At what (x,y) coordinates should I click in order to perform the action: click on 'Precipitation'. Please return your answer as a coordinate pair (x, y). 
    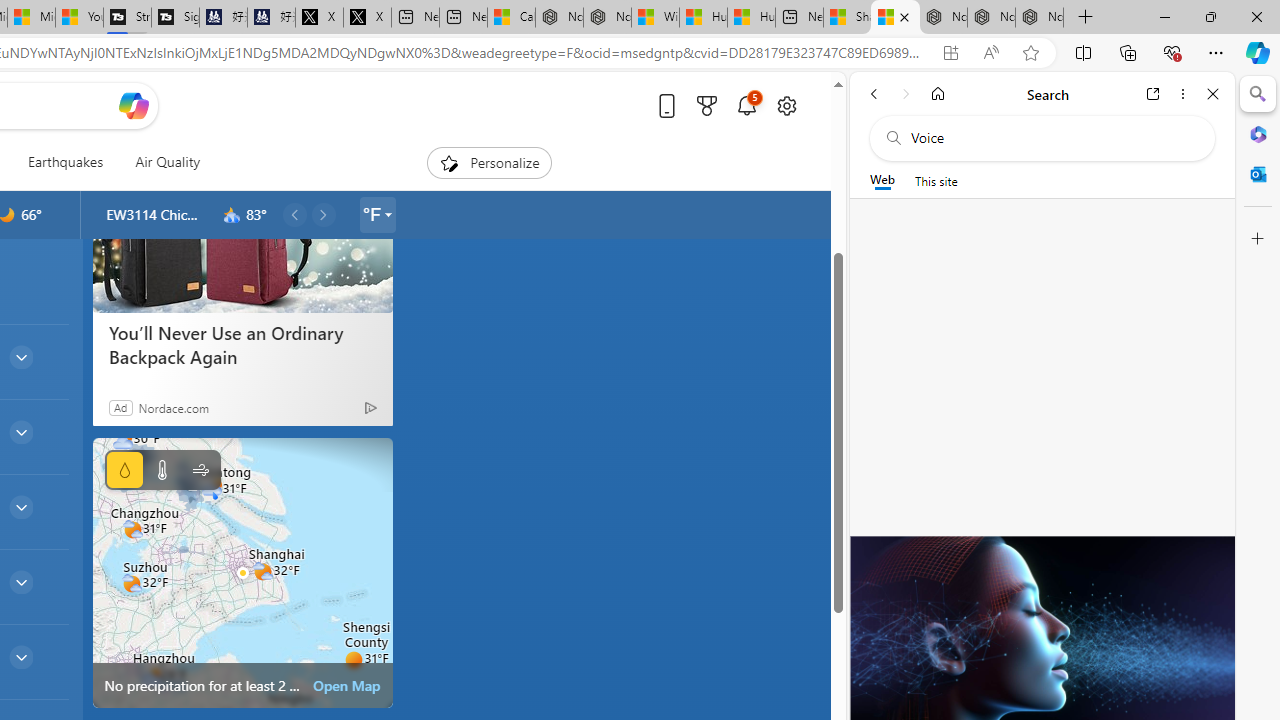
    Looking at the image, I should click on (123, 470).